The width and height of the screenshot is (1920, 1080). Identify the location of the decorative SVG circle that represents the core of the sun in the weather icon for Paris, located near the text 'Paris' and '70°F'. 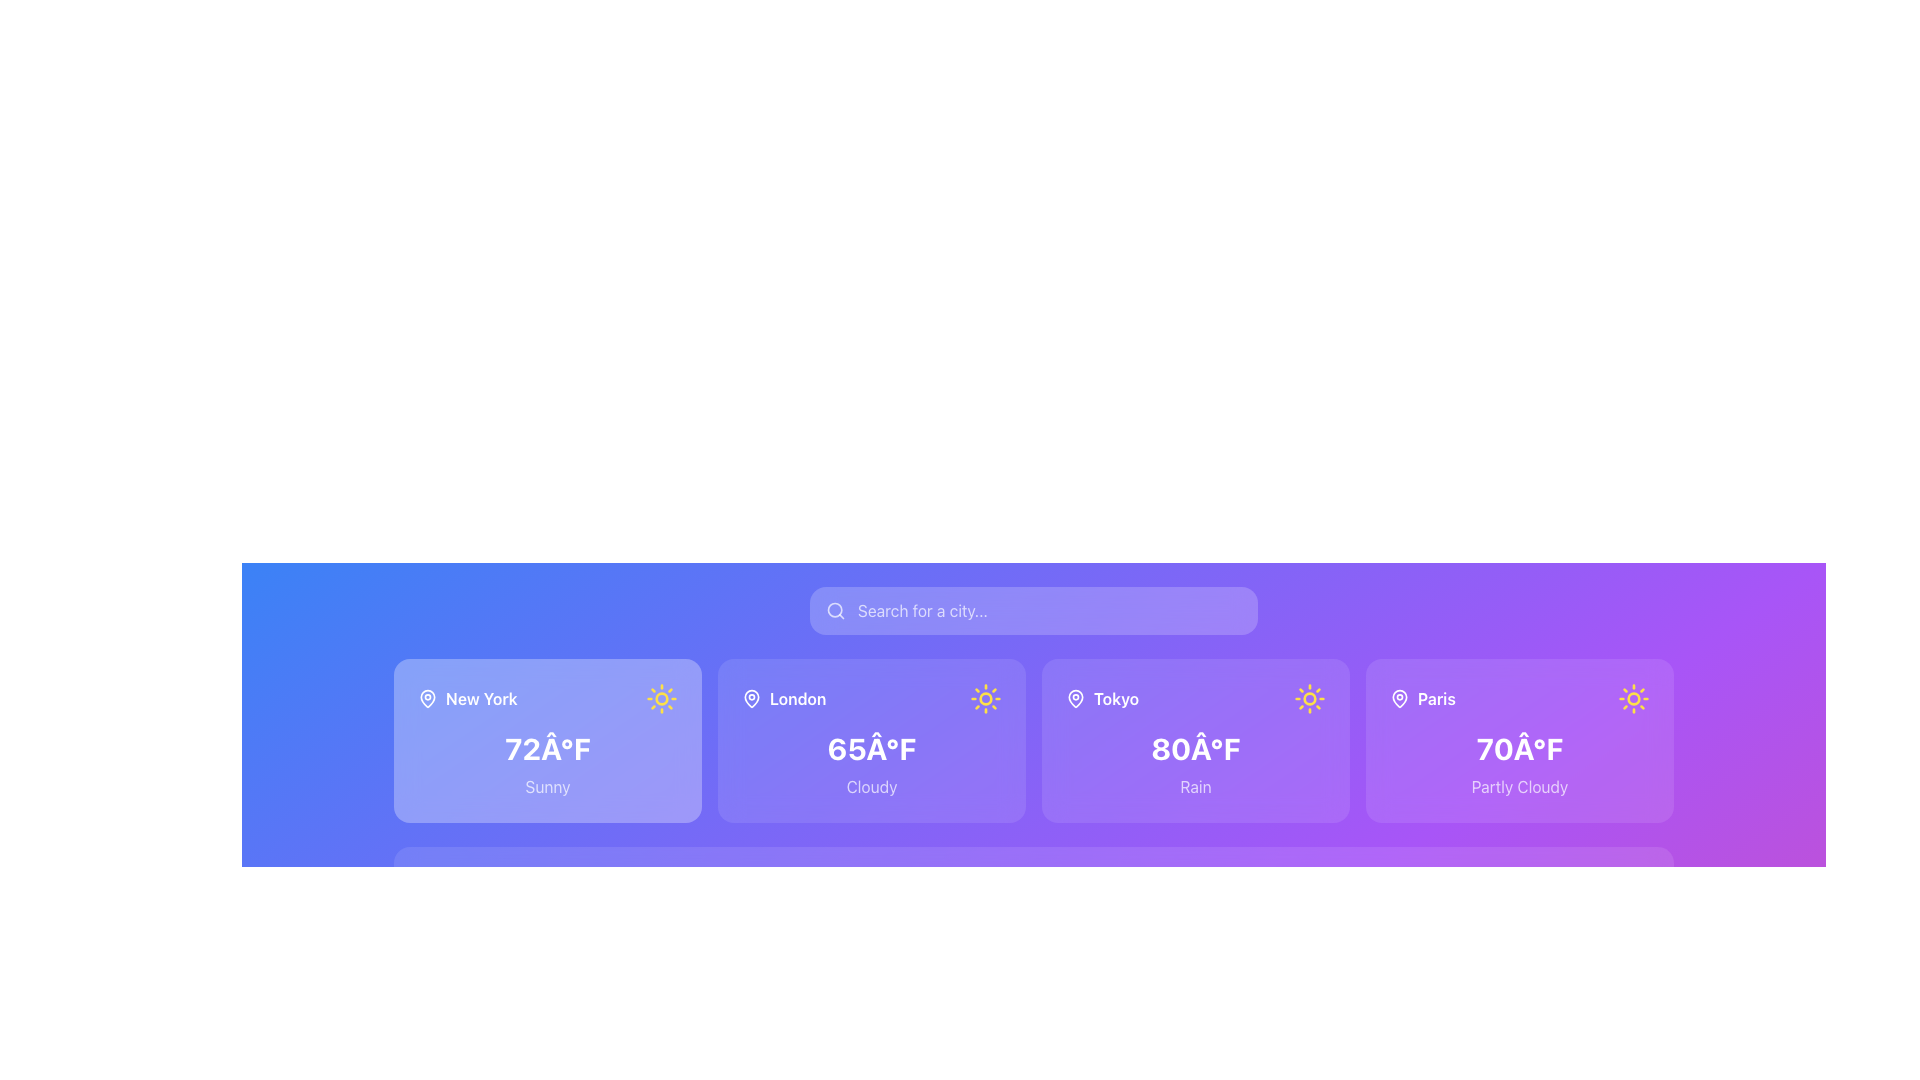
(1633, 697).